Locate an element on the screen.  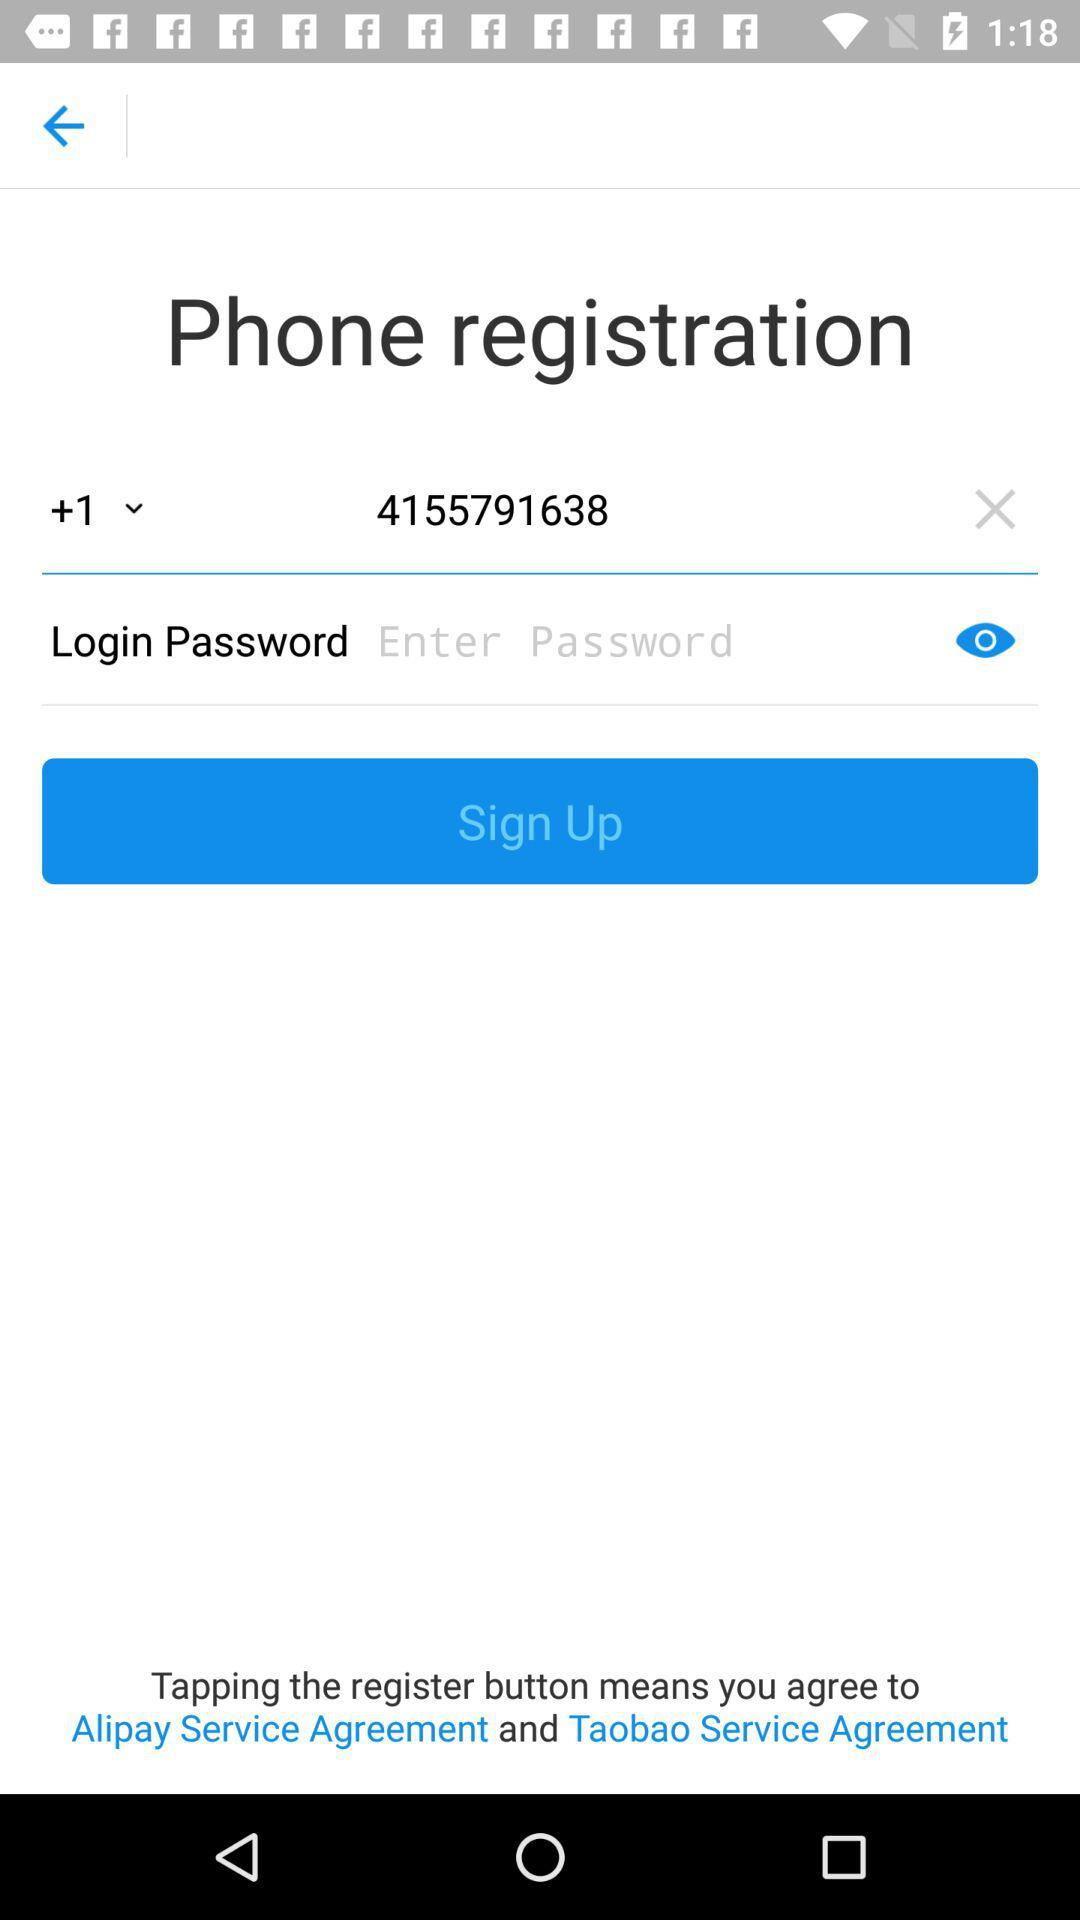
the icon above tapping the register is located at coordinates (540, 821).